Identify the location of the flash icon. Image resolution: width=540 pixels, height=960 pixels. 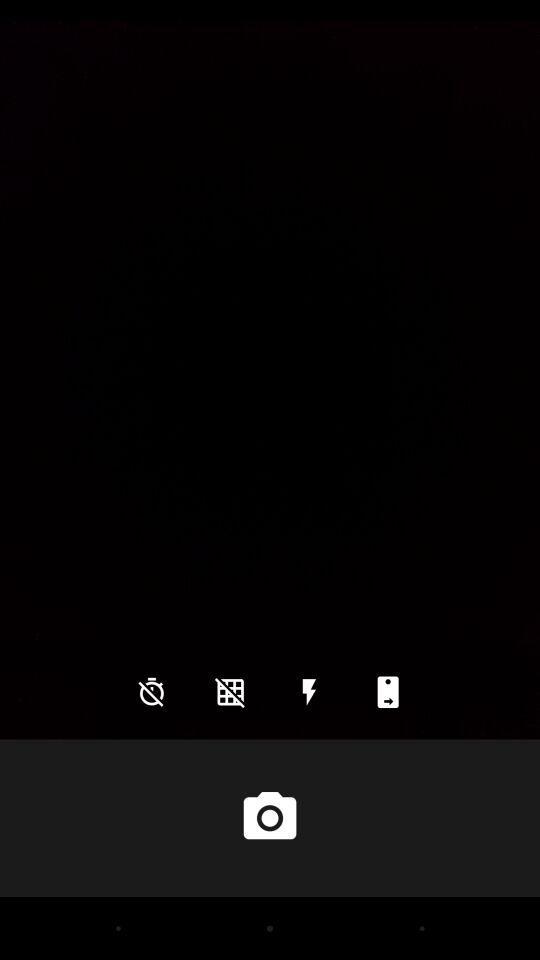
(309, 692).